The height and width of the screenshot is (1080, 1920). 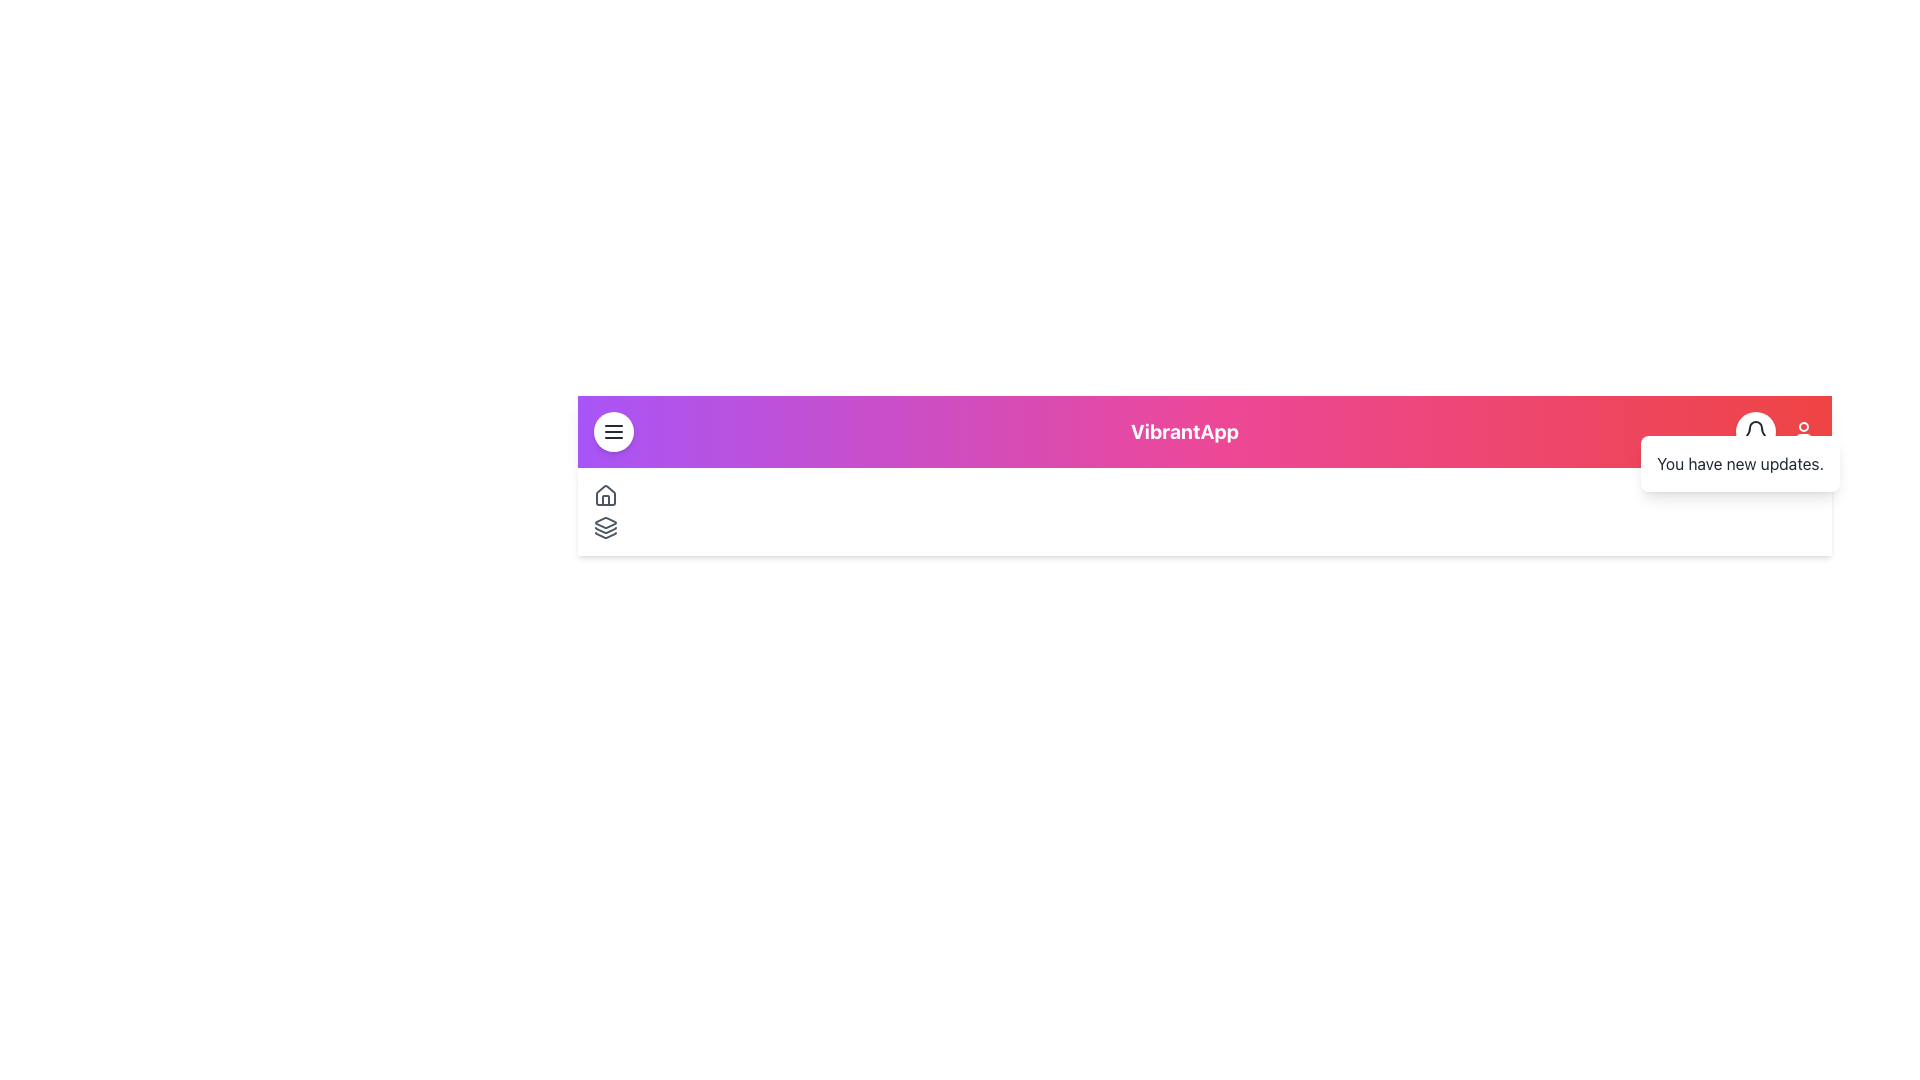 I want to click on the user profile button located in the top-right corner of the interface, so click(x=1804, y=431).